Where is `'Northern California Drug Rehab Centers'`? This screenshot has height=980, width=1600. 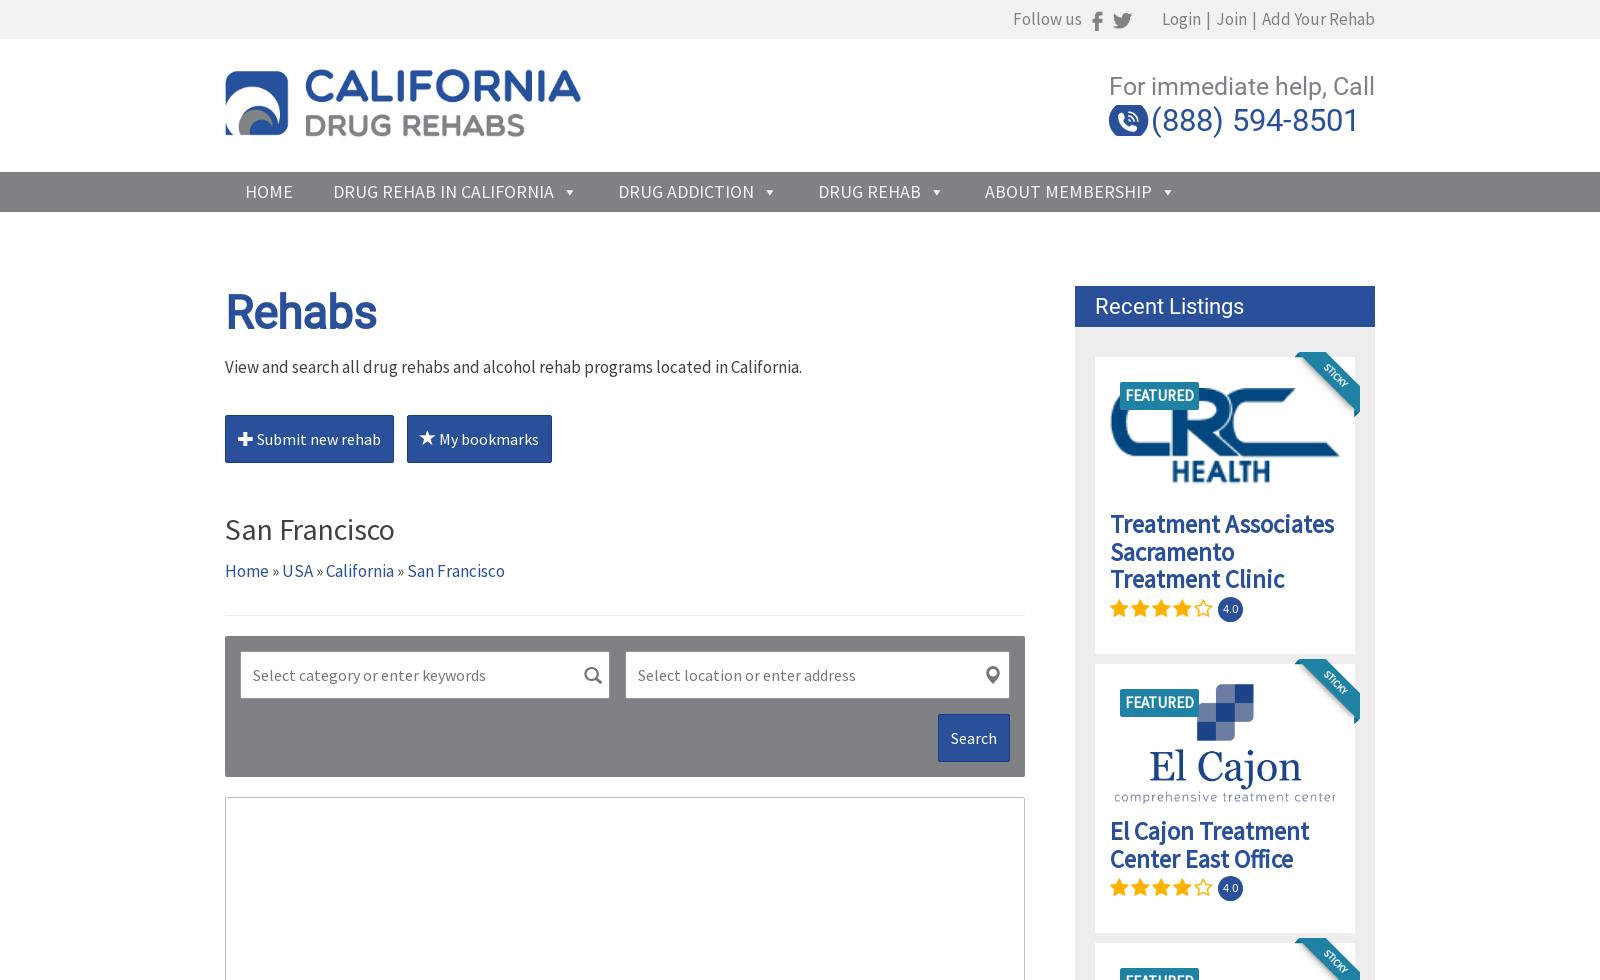 'Northern California Drug Rehab Centers' is located at coordinates (378, 331).